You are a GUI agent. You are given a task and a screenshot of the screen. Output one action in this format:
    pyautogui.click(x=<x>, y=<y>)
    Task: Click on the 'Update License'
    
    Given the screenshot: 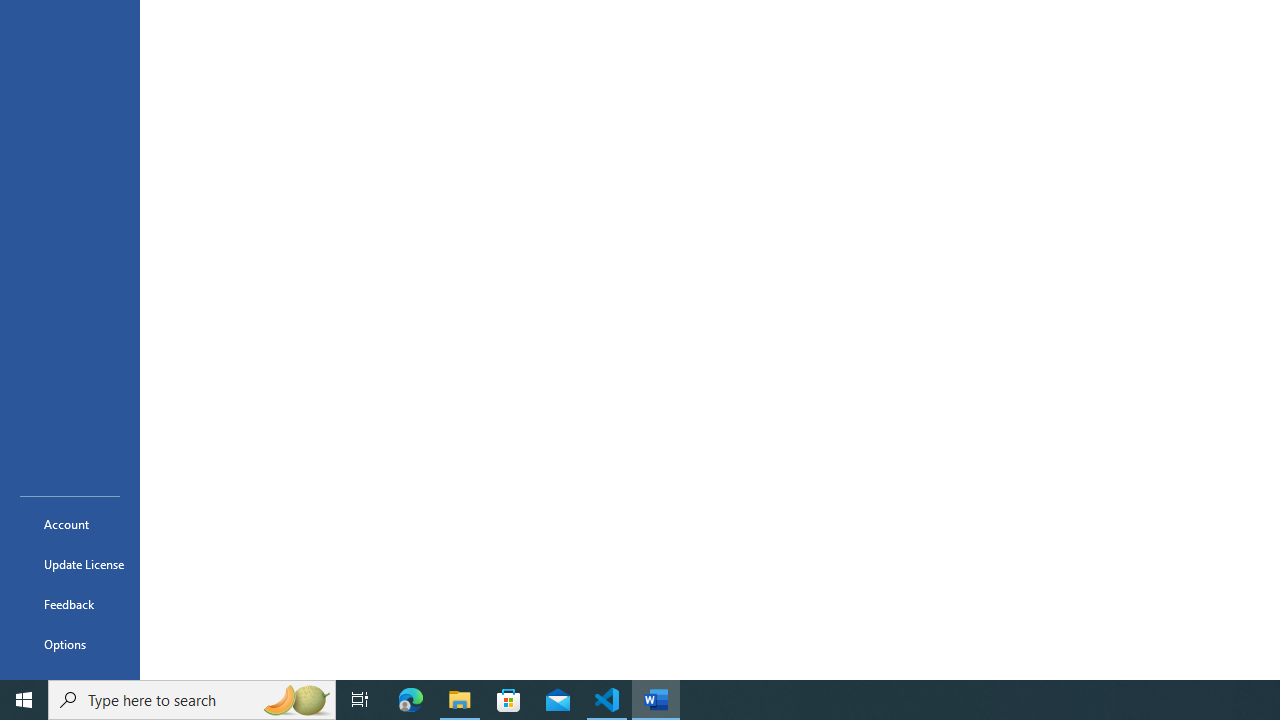 What is the action you would take?
    pyautogui.click(x=69, y=564)
    